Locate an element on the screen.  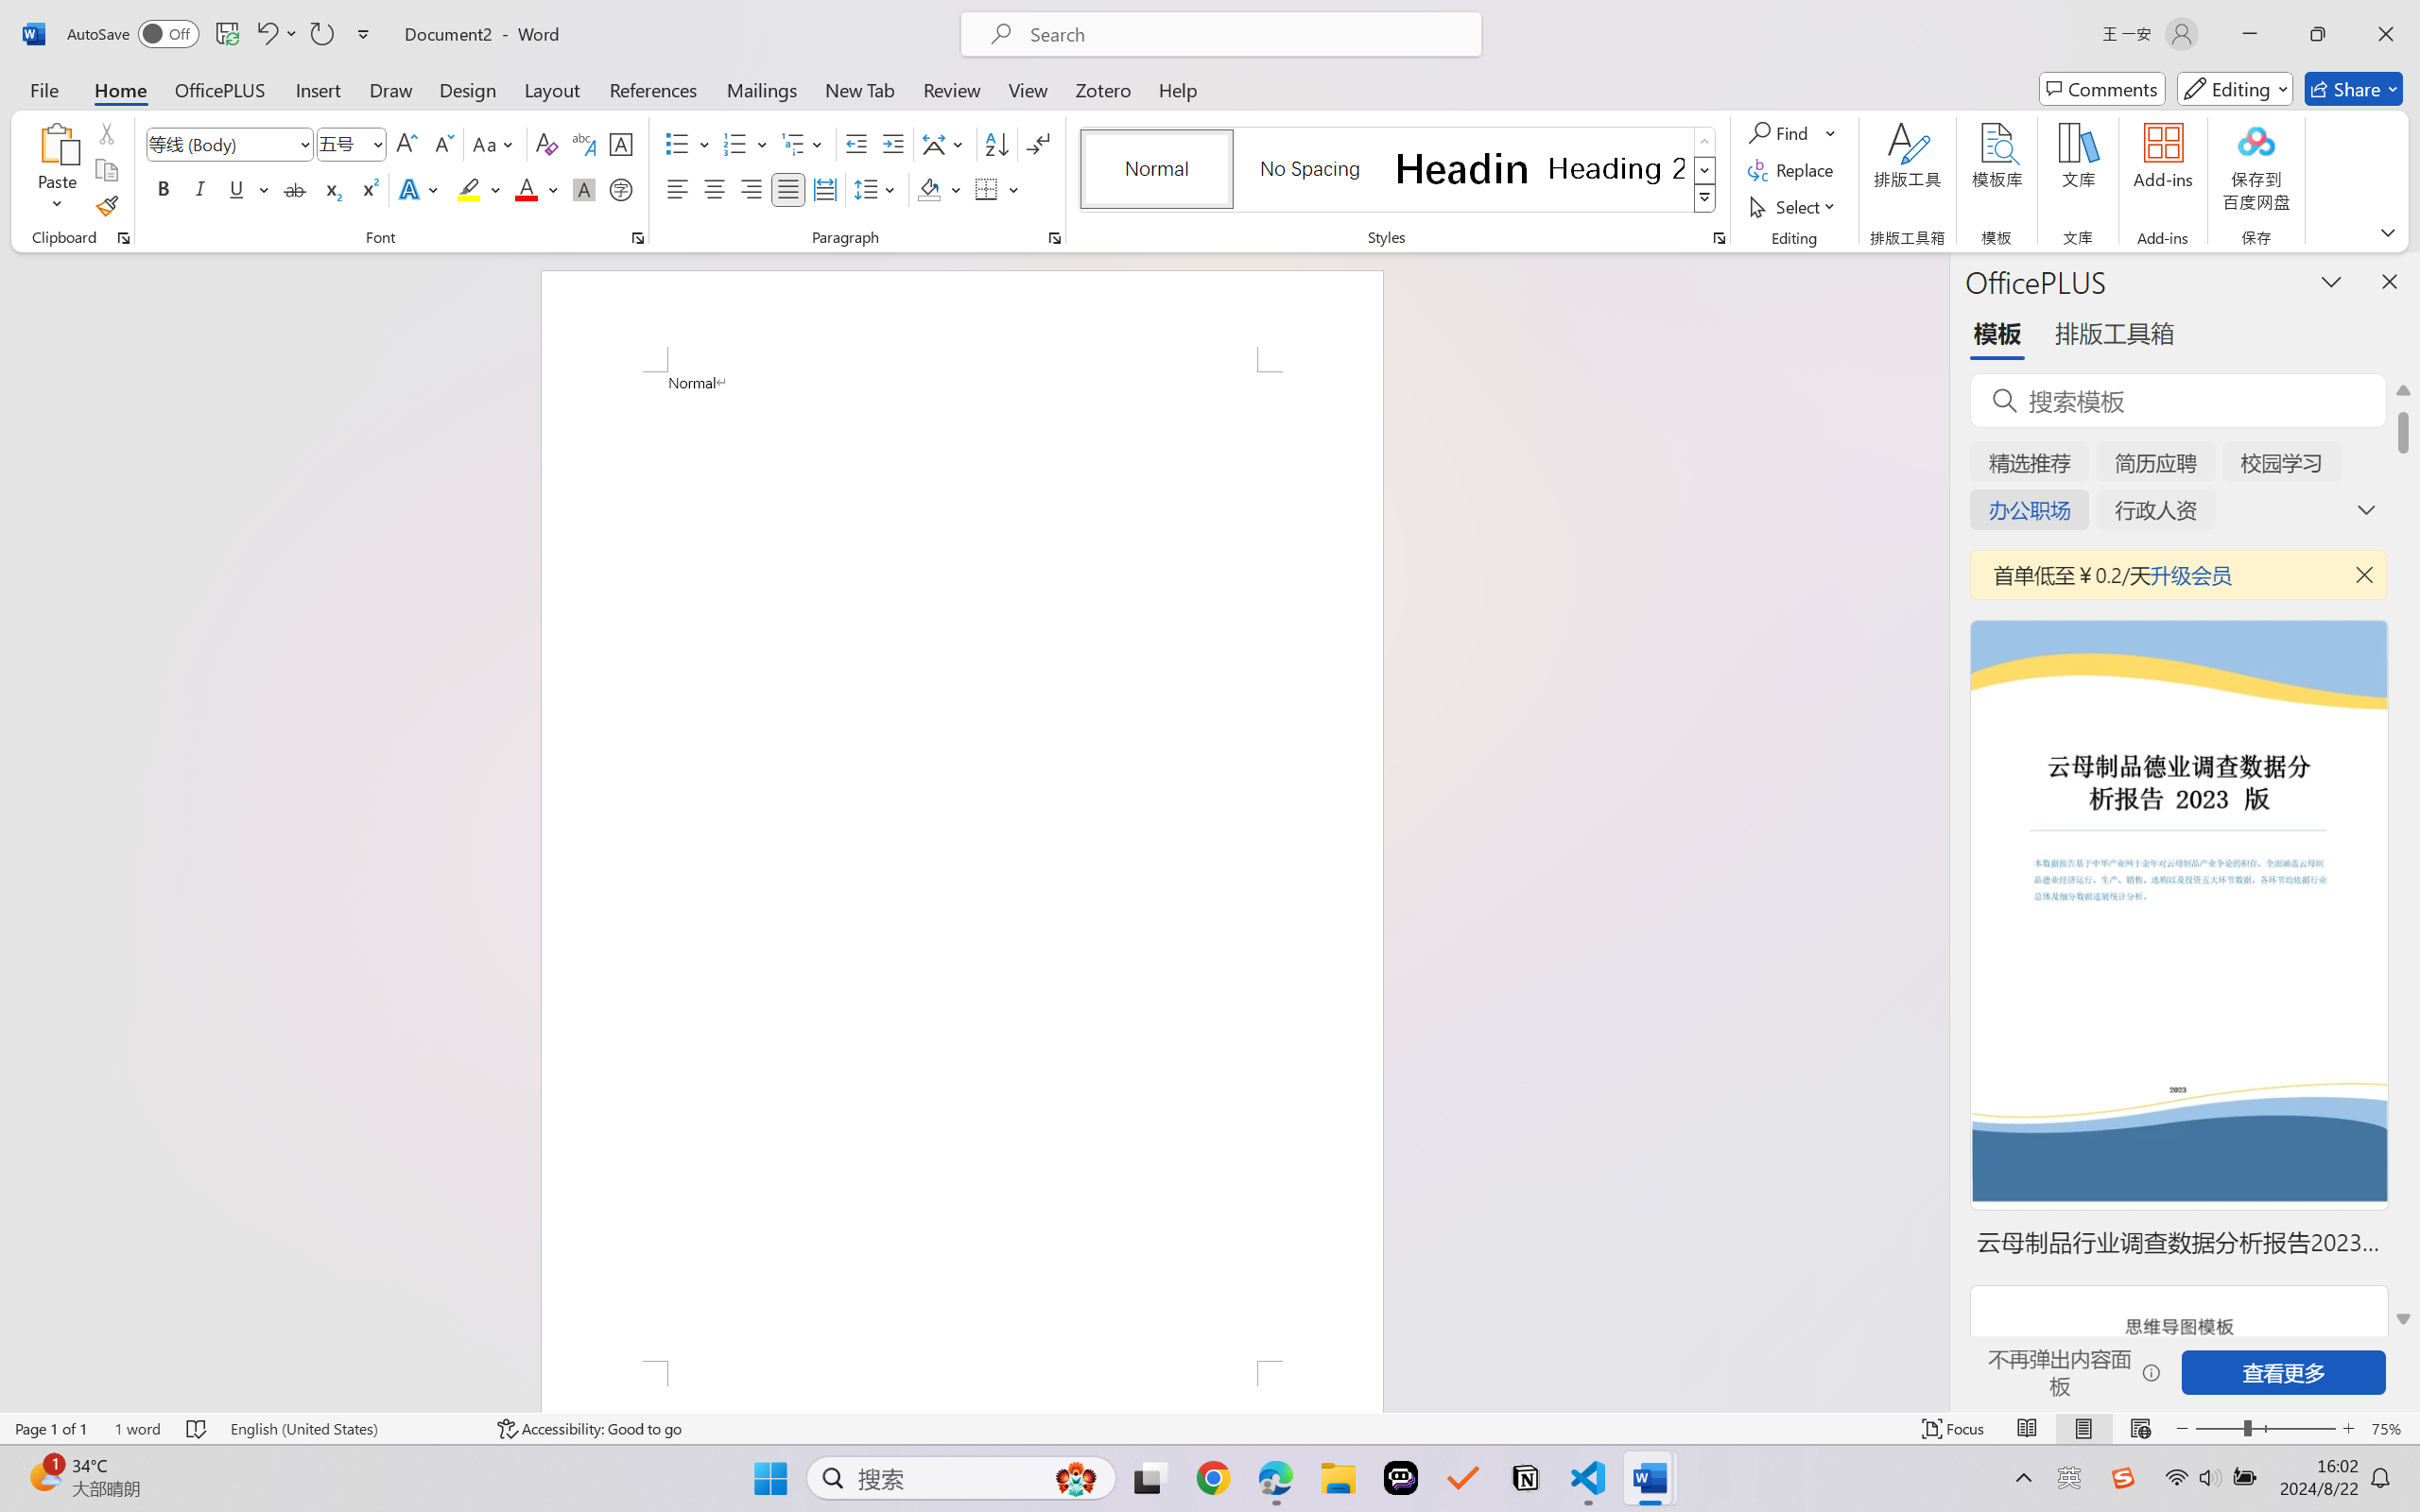
'Select' is located at coordinates (1795, 207).